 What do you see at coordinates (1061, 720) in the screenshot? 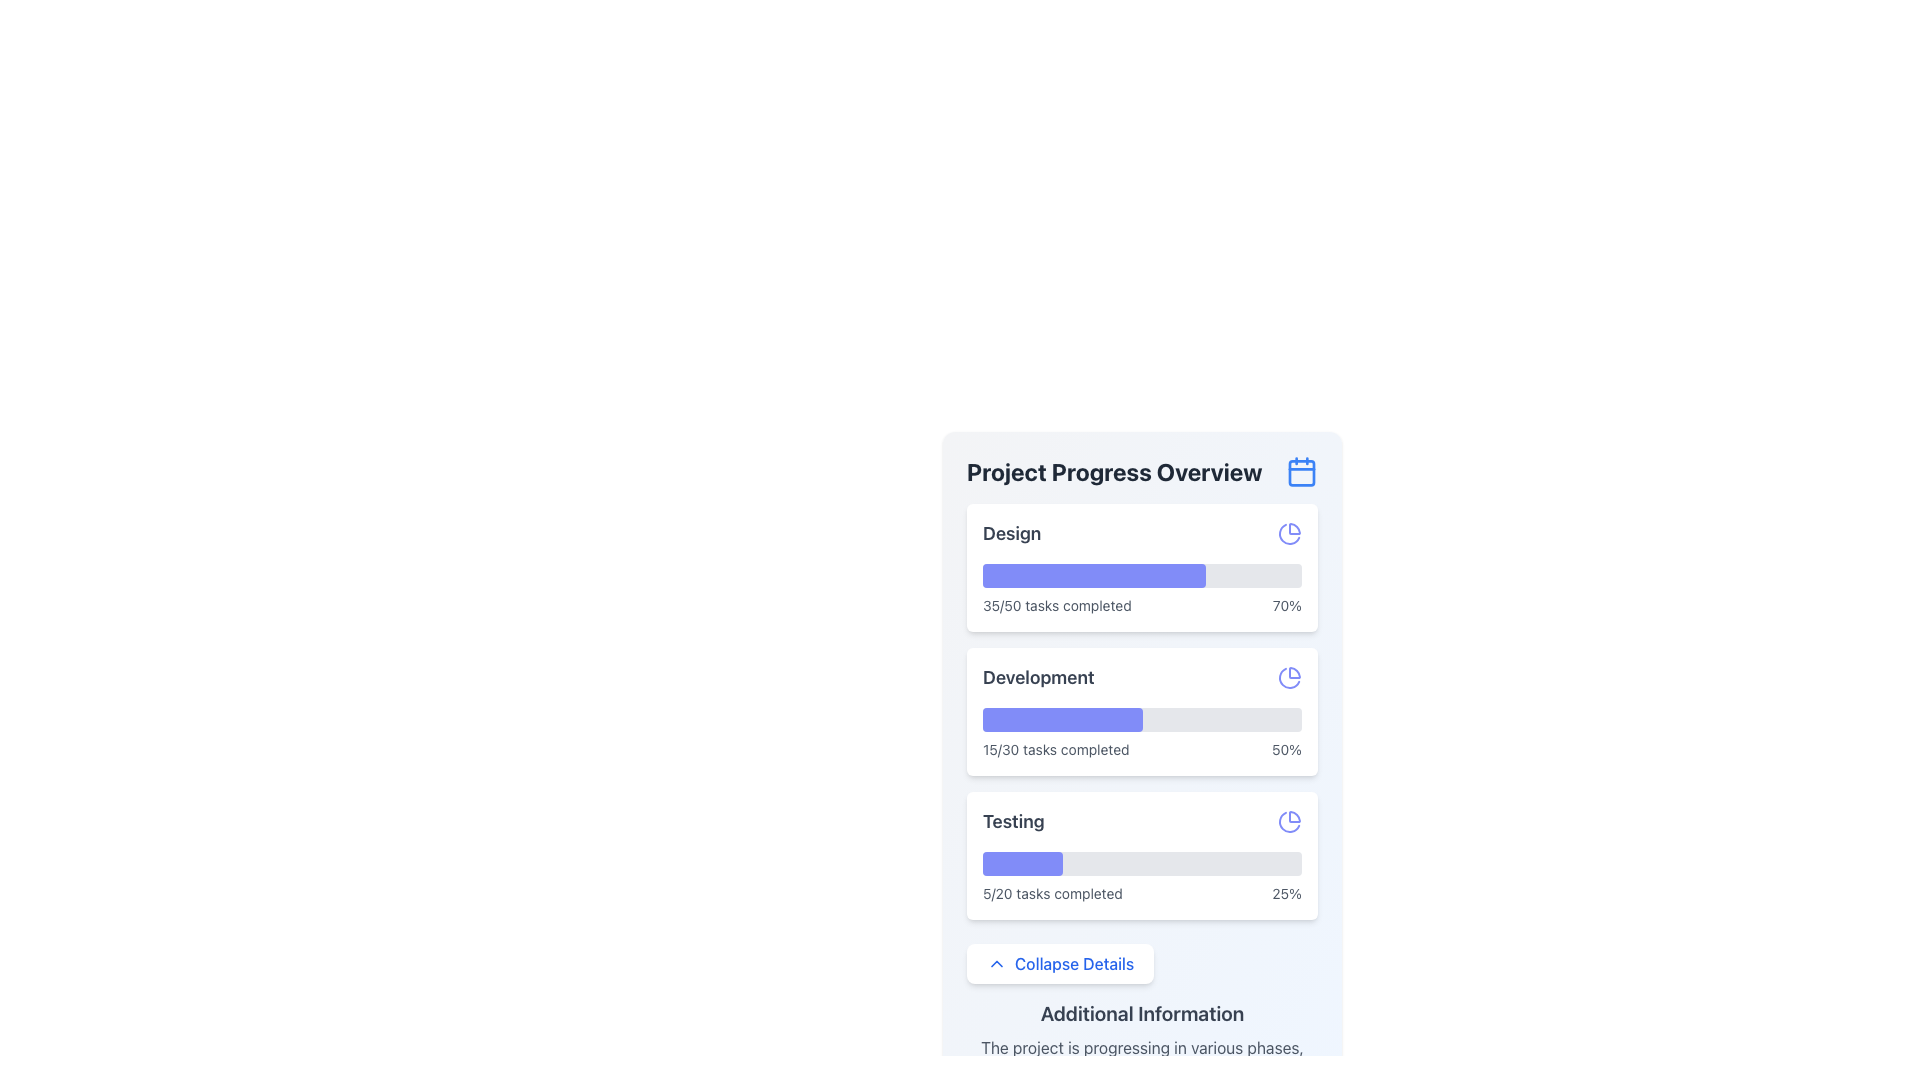
I see `the blue progress bar that is 50% filled within the gray background bar, located in the development progress section` at bounding box center [1061, 720].